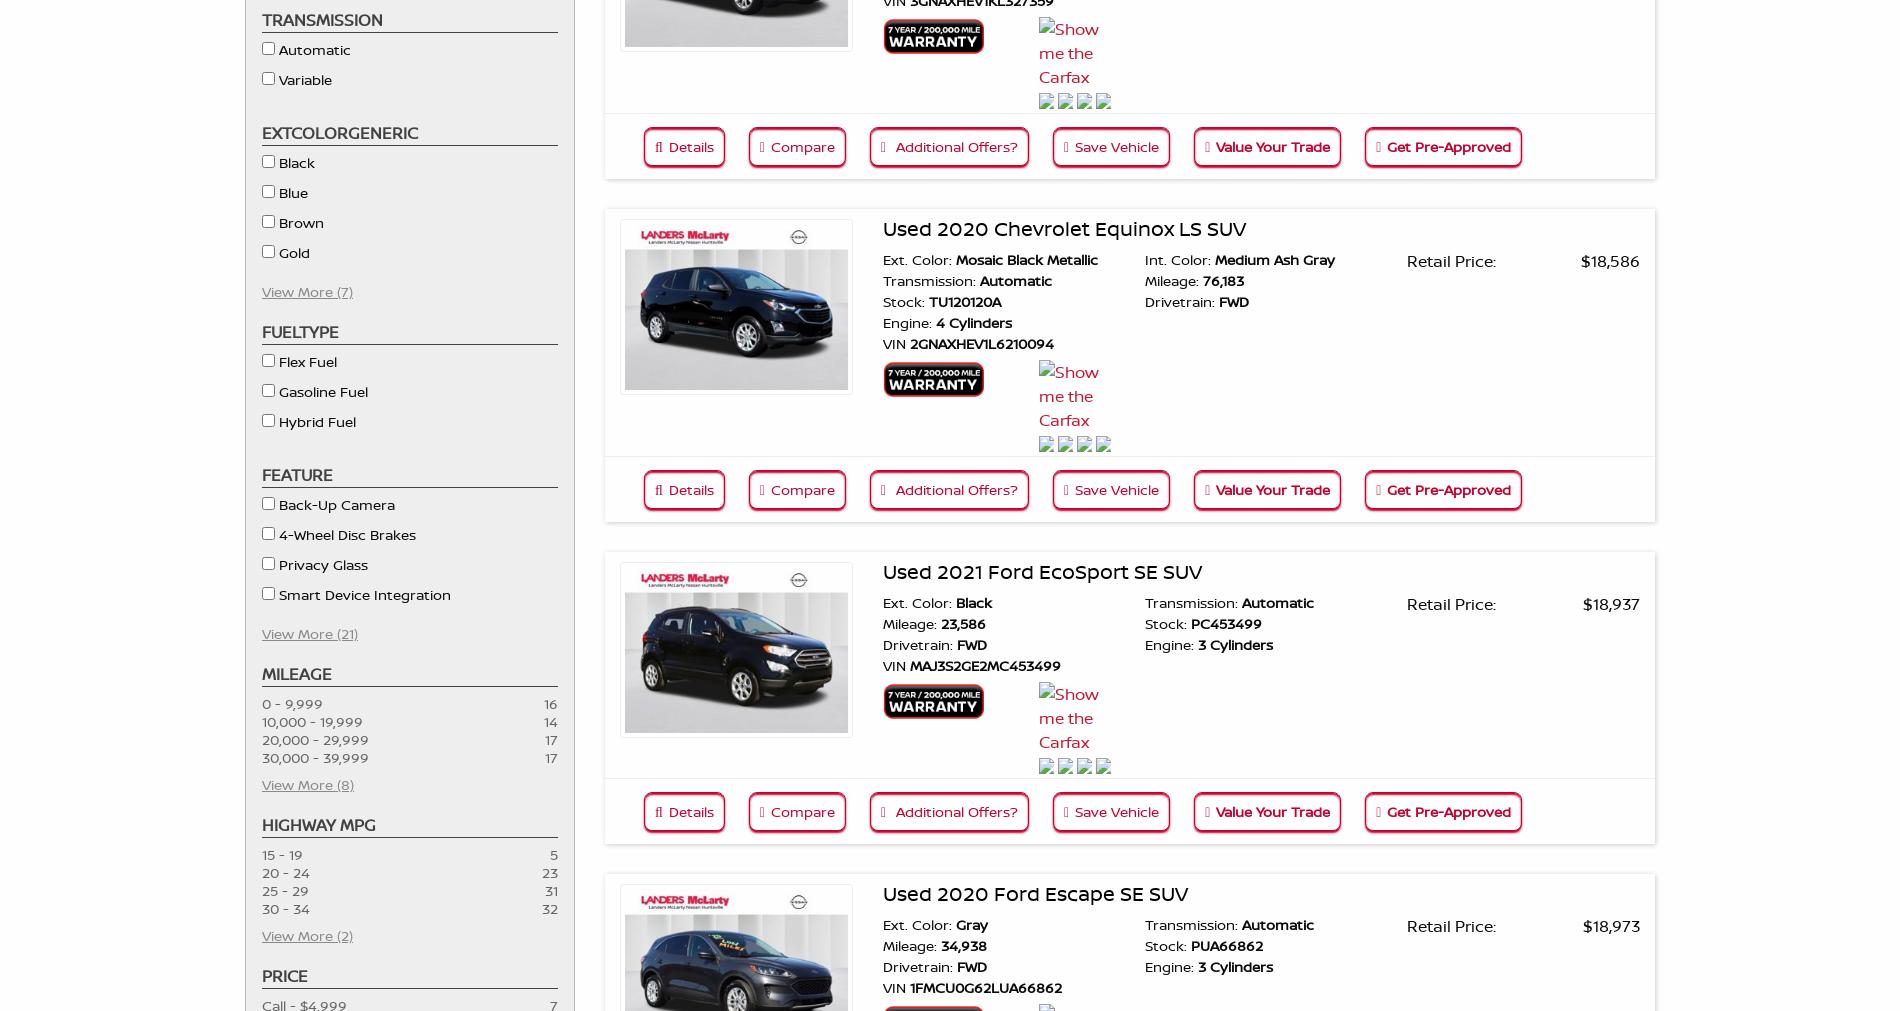 The width and height of the screenshot is (1900, 1011). I want to click on 'Blue', so click(273, 191).